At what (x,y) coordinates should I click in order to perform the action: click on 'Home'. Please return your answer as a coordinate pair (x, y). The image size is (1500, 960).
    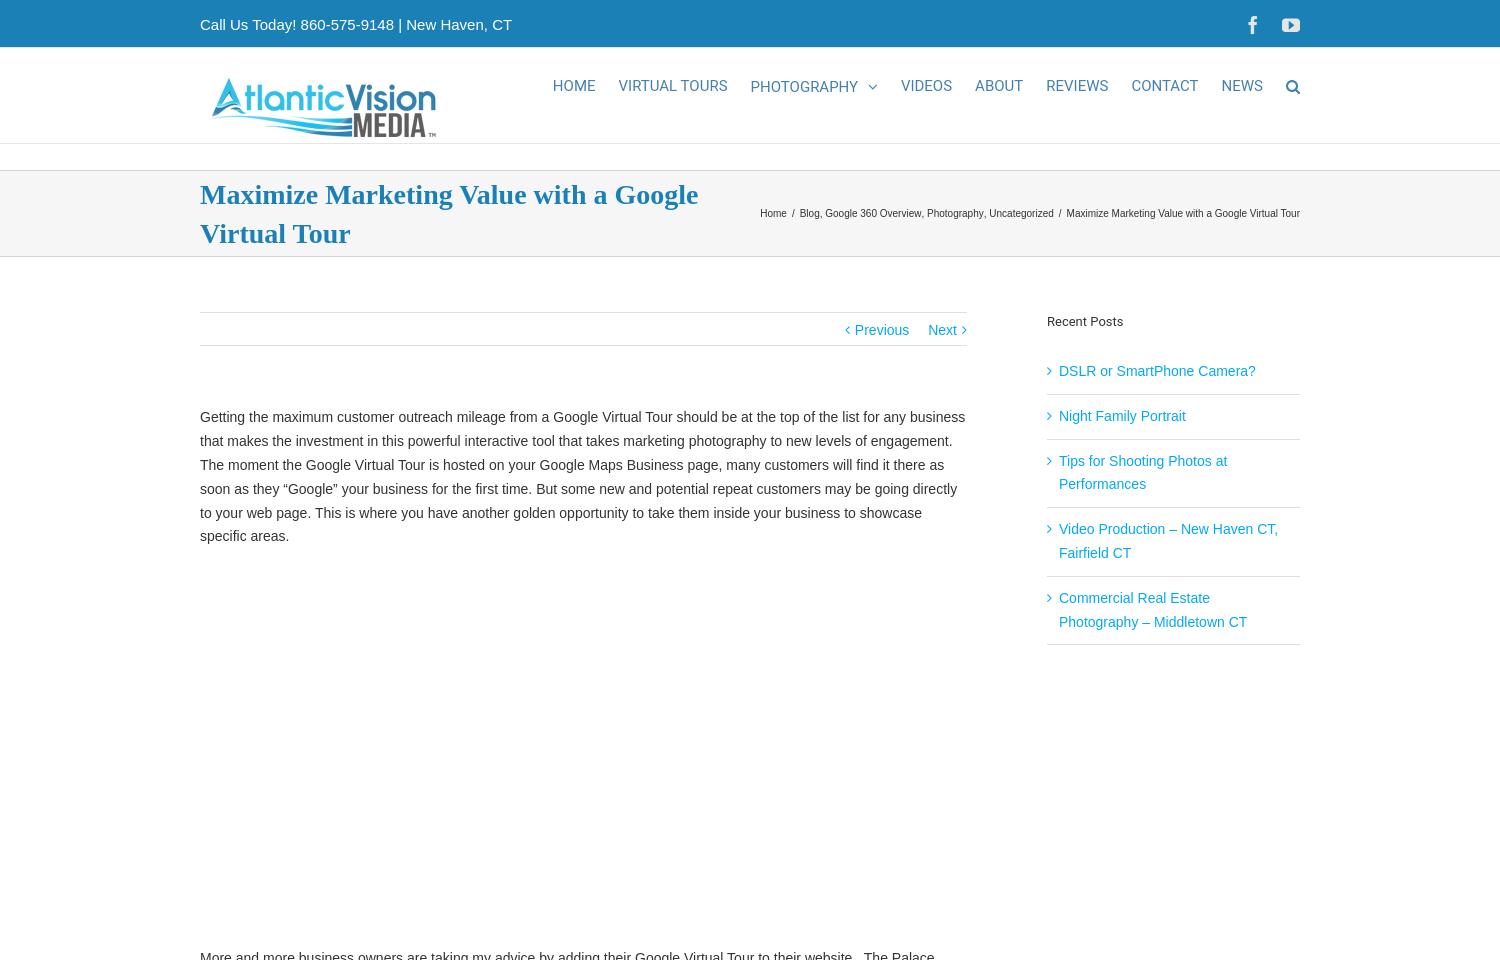
    Looking at the image, I should click on (772, 235).